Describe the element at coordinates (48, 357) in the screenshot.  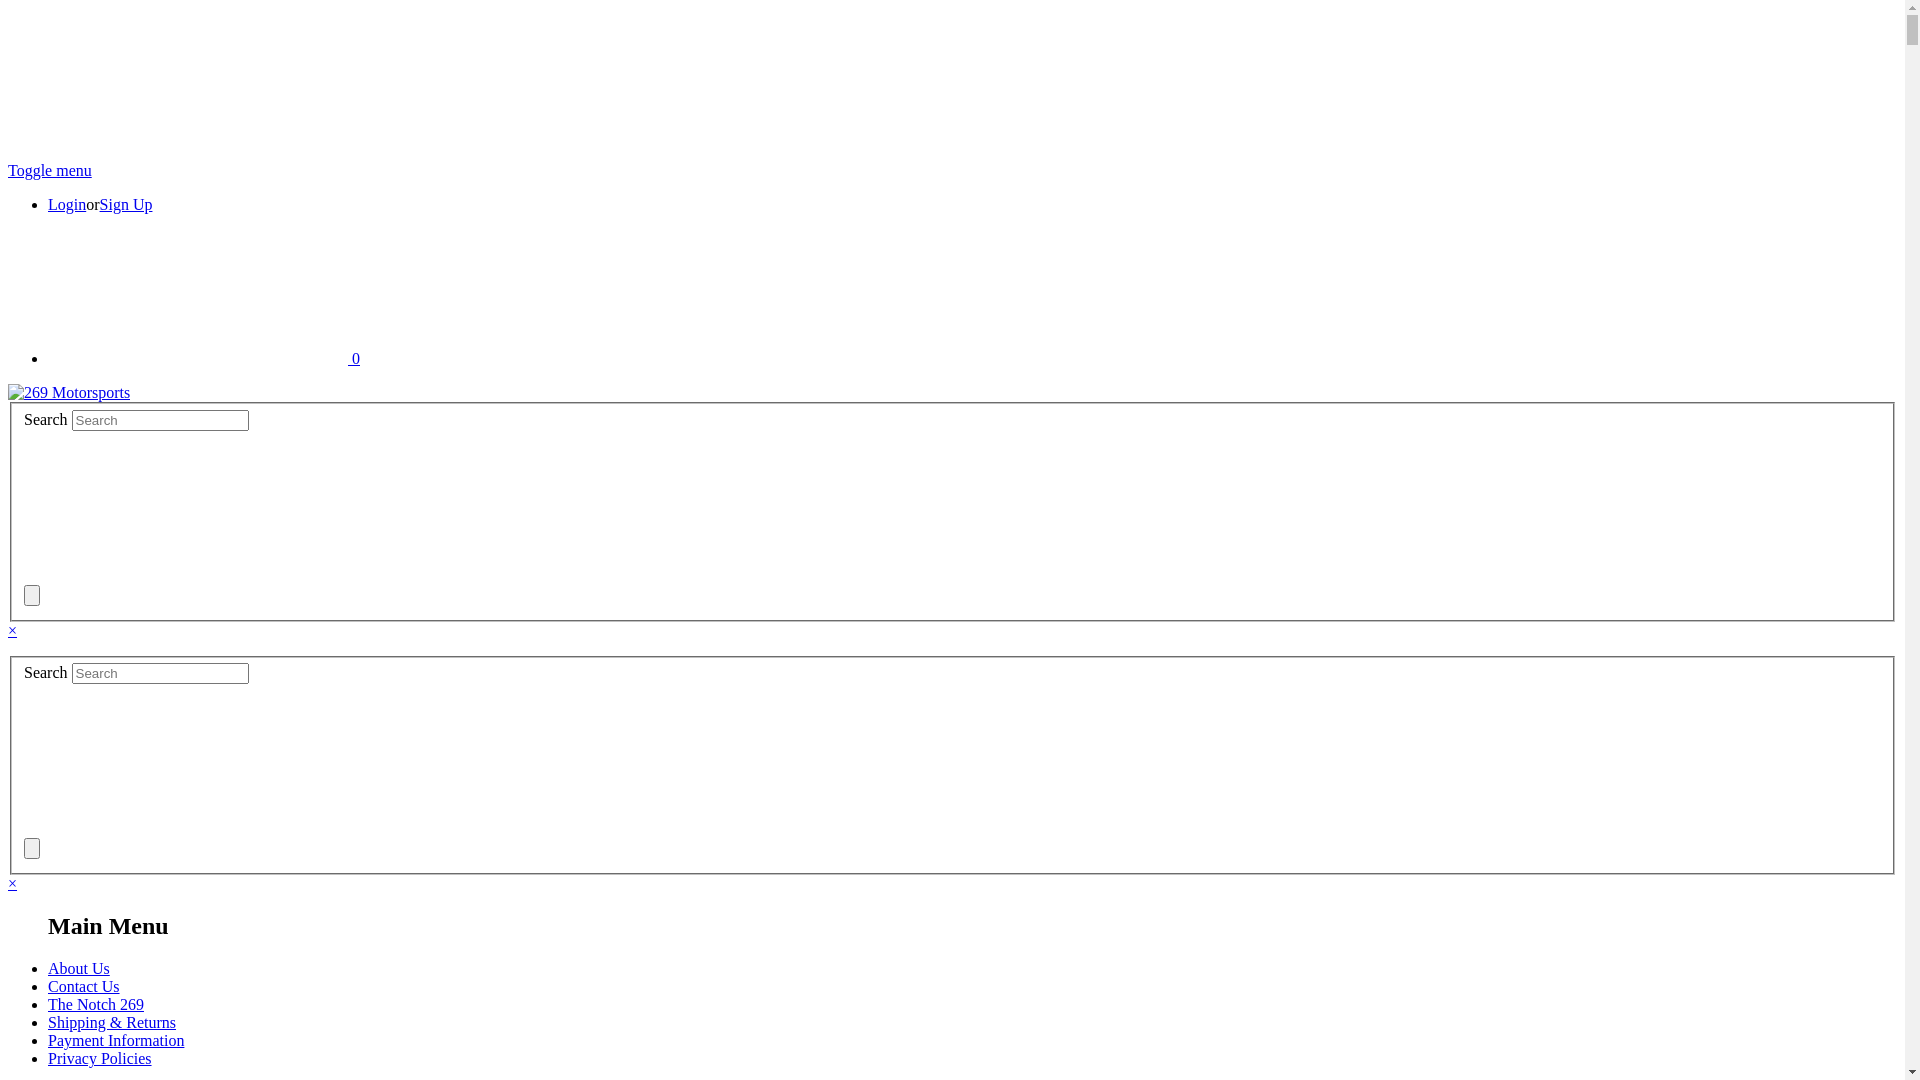
I see `'0'` at that location.